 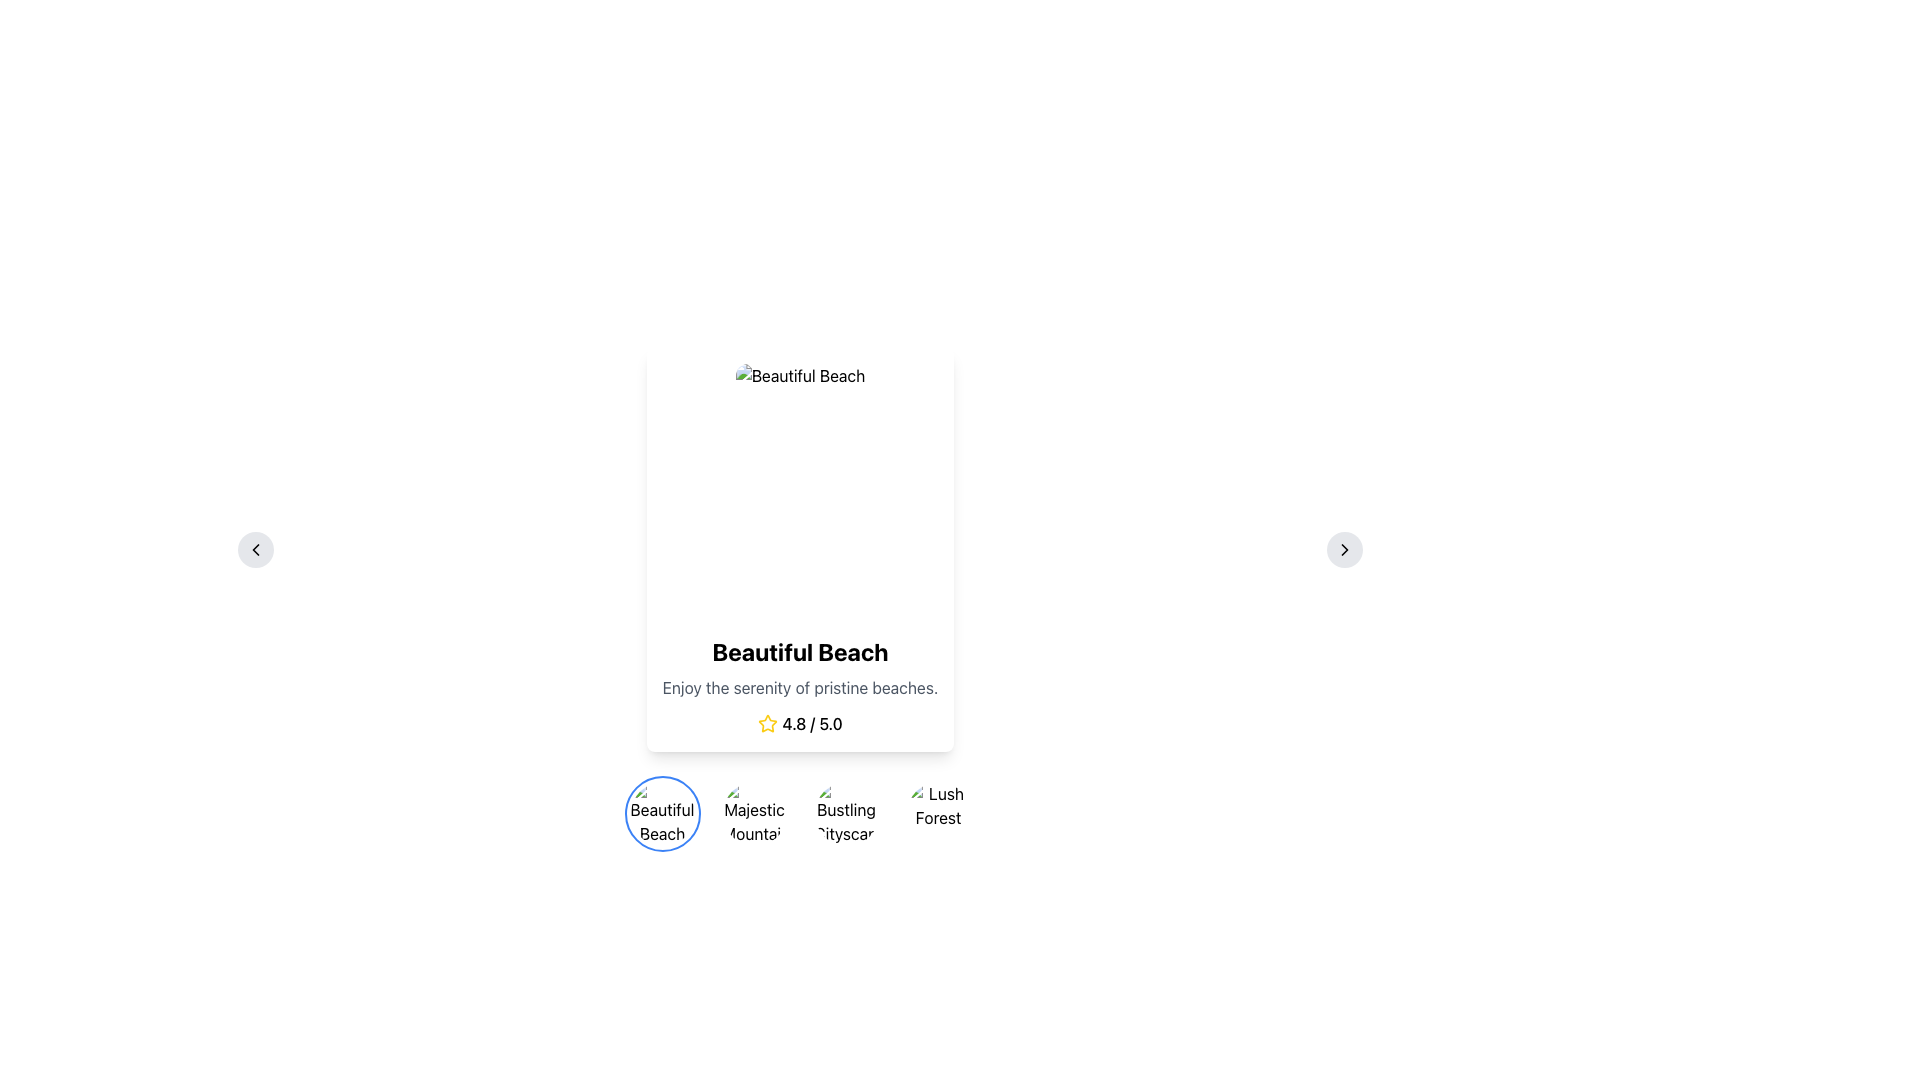 What do you see at coordinates (937, 813) in the screenshot?
I see `the circular image icon with the alt text 'Lush Forest'` at bounding box center [937, 813].